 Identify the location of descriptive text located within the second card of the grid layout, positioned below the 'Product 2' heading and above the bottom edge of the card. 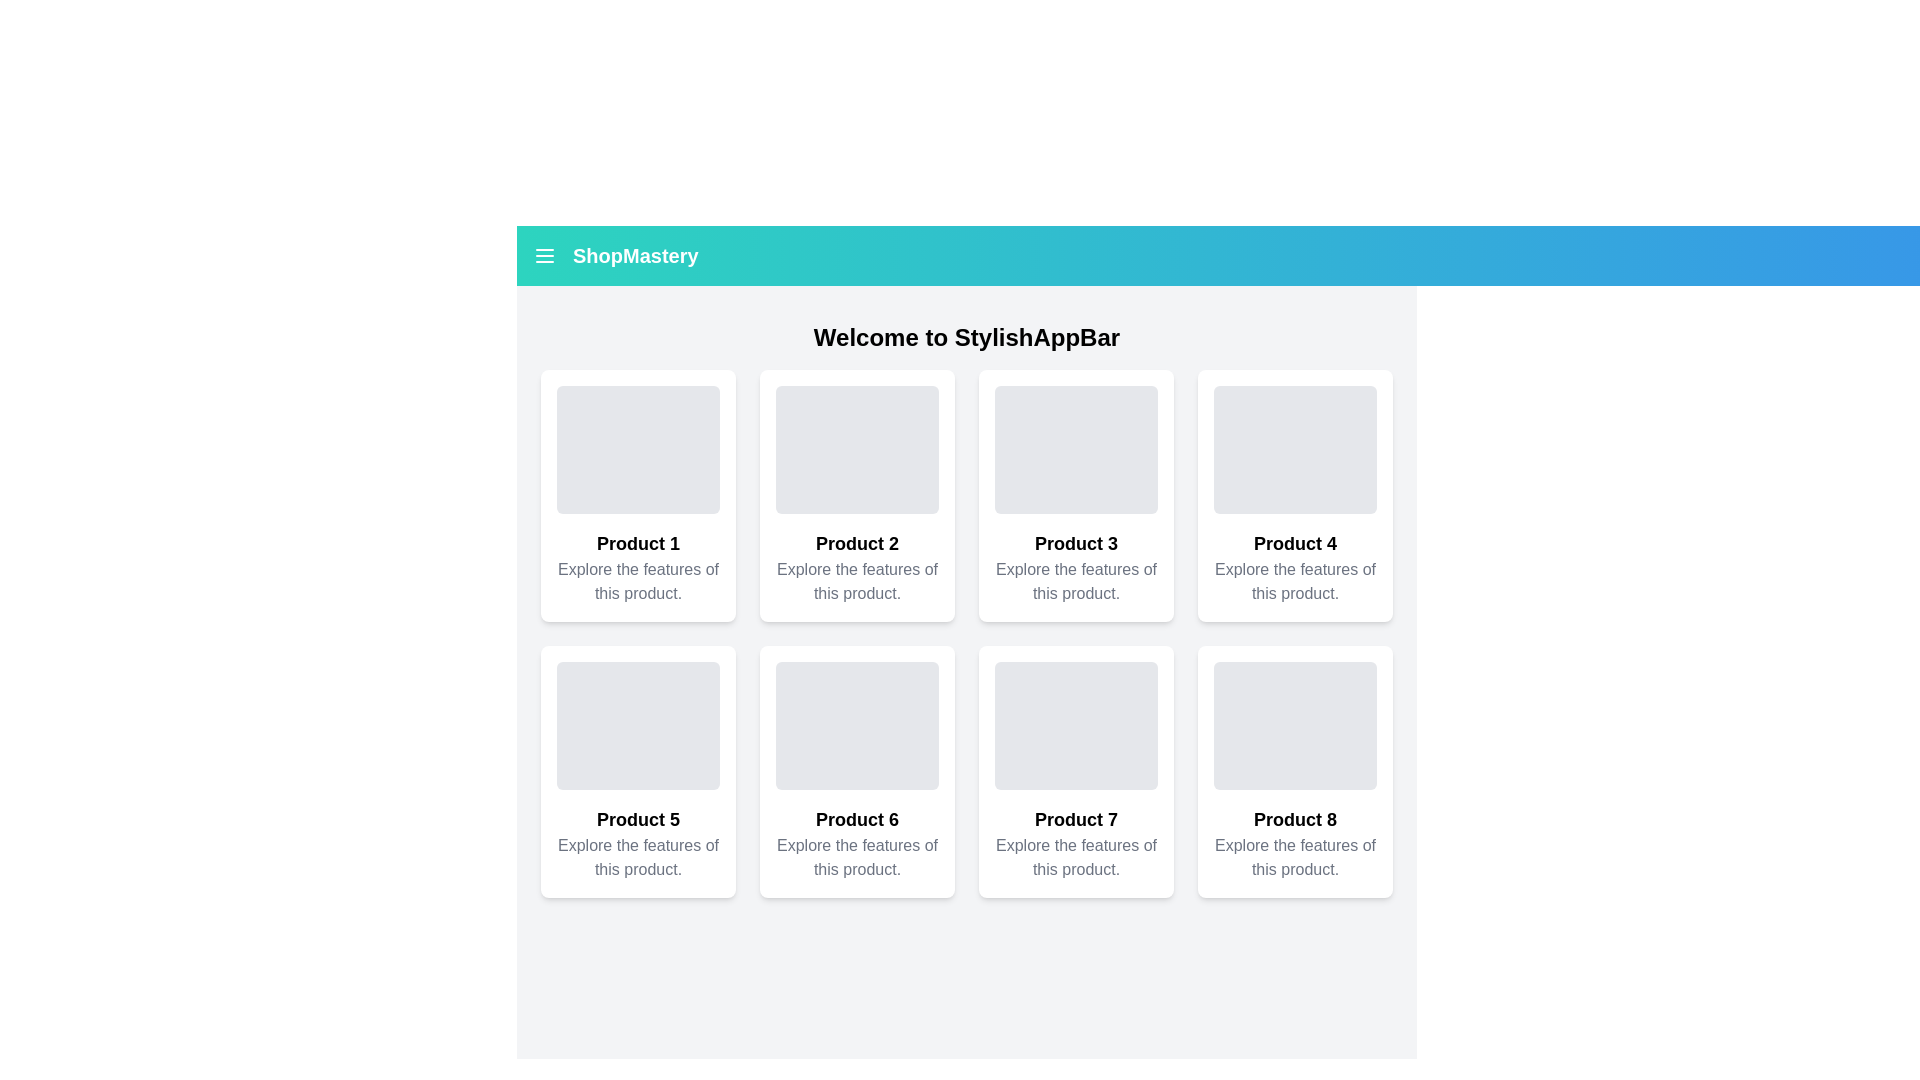
(857, 582).